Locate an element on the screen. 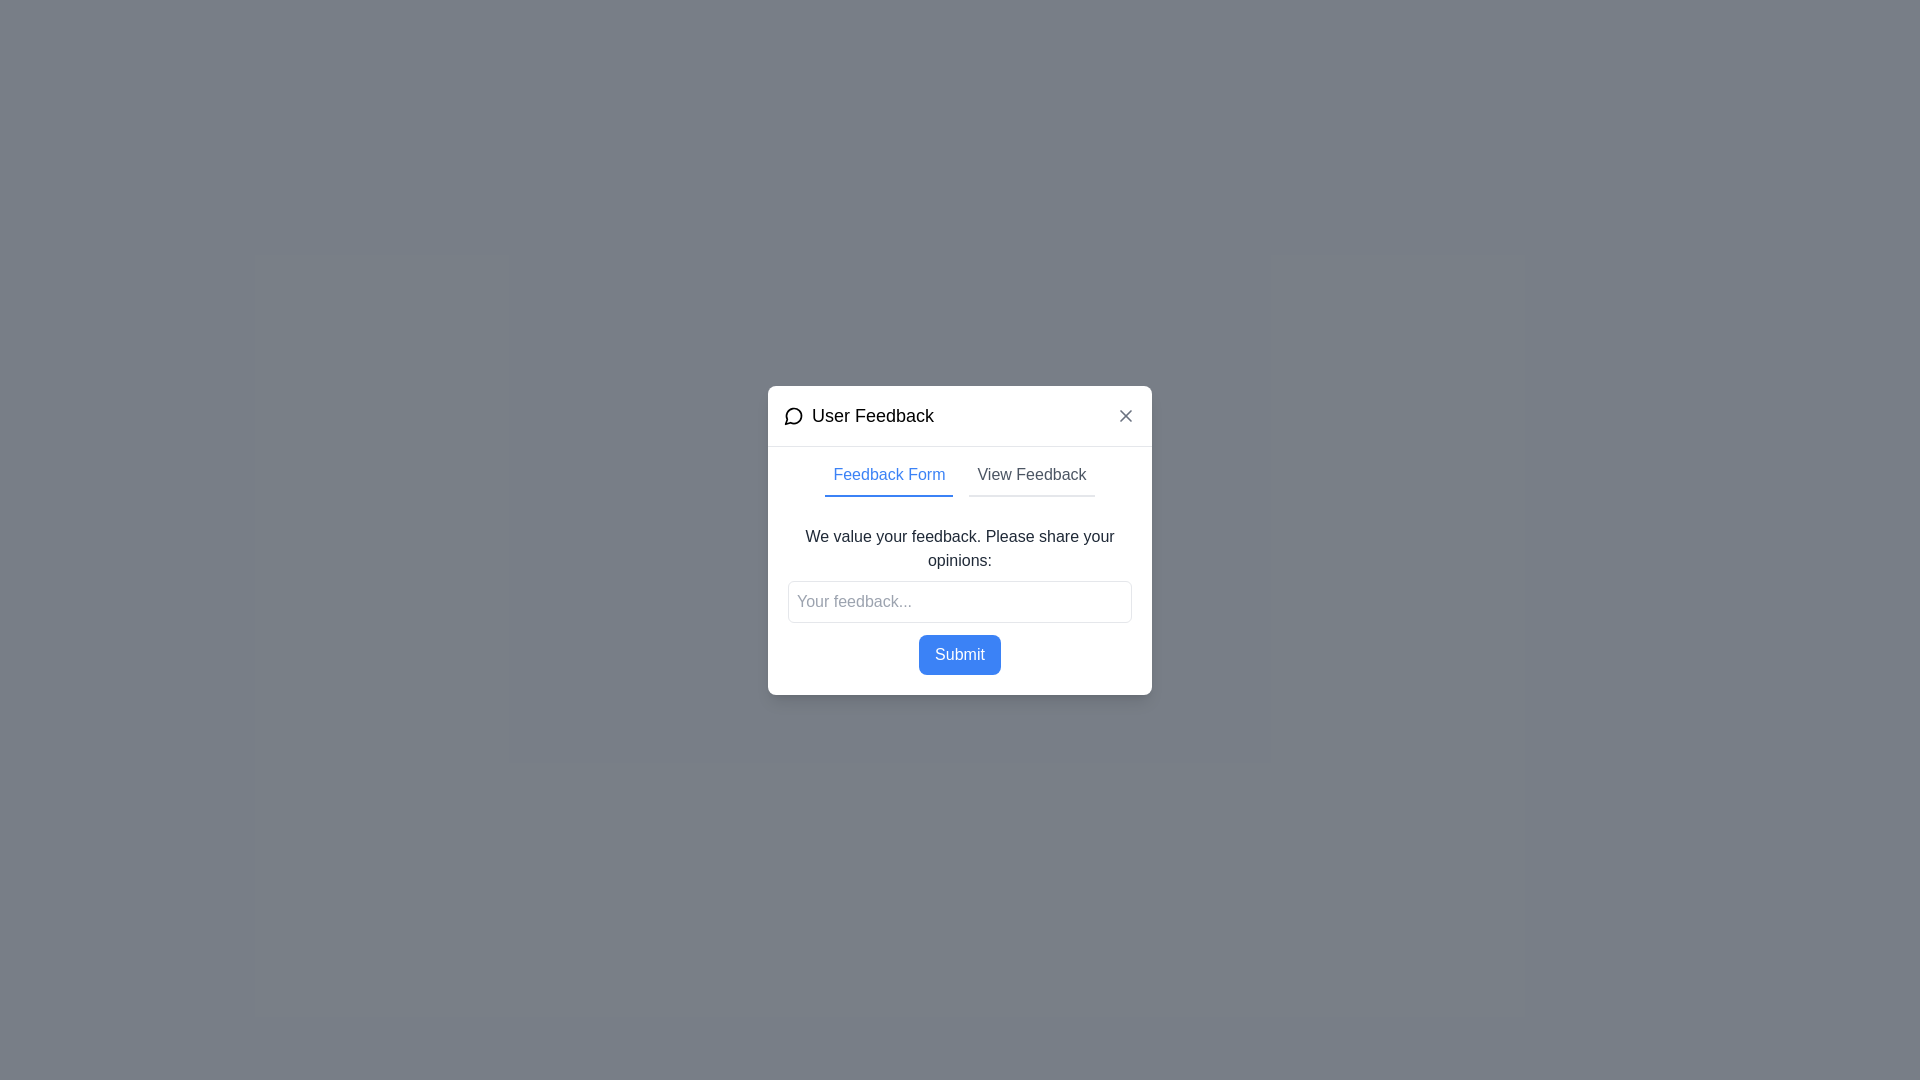 The height and width of the screenshot is (1080, 1920). the 'Submit' button, which is a rectangular button with a blue background and white text, located beneath the text input field labeled 'Your feedback...' is located at coordinates (960, 654).